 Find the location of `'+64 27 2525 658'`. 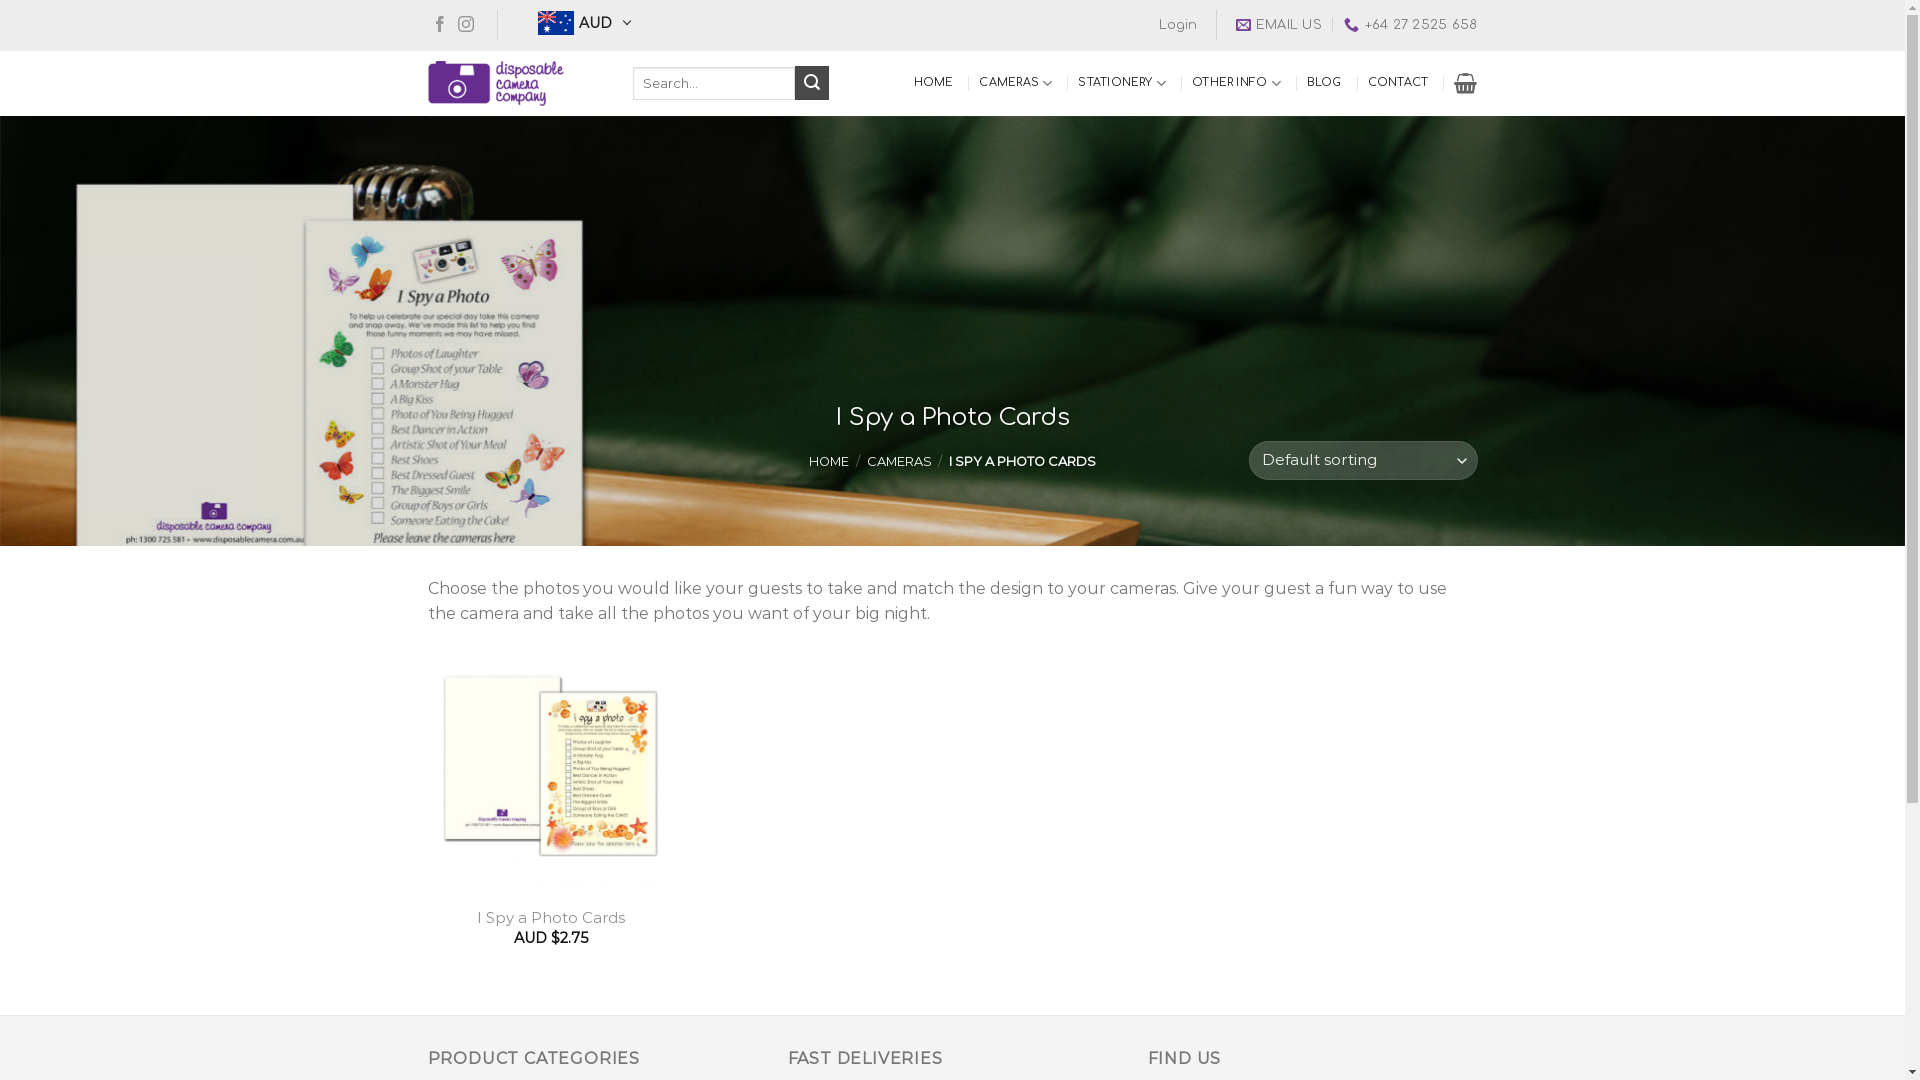

'+64 27 2525 658' is located at coordinates (1409, 24).